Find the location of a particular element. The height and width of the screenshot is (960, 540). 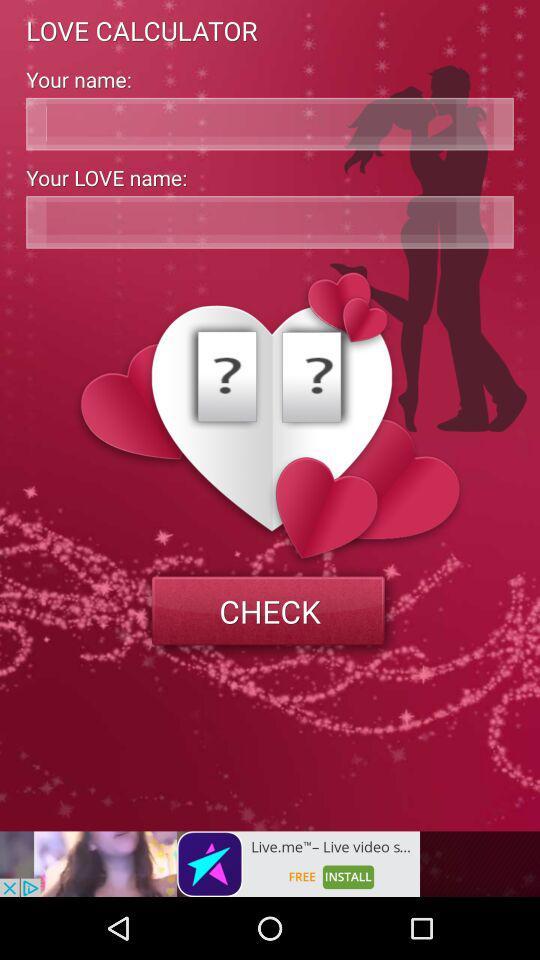

text box is located at coordinates (270, 123).